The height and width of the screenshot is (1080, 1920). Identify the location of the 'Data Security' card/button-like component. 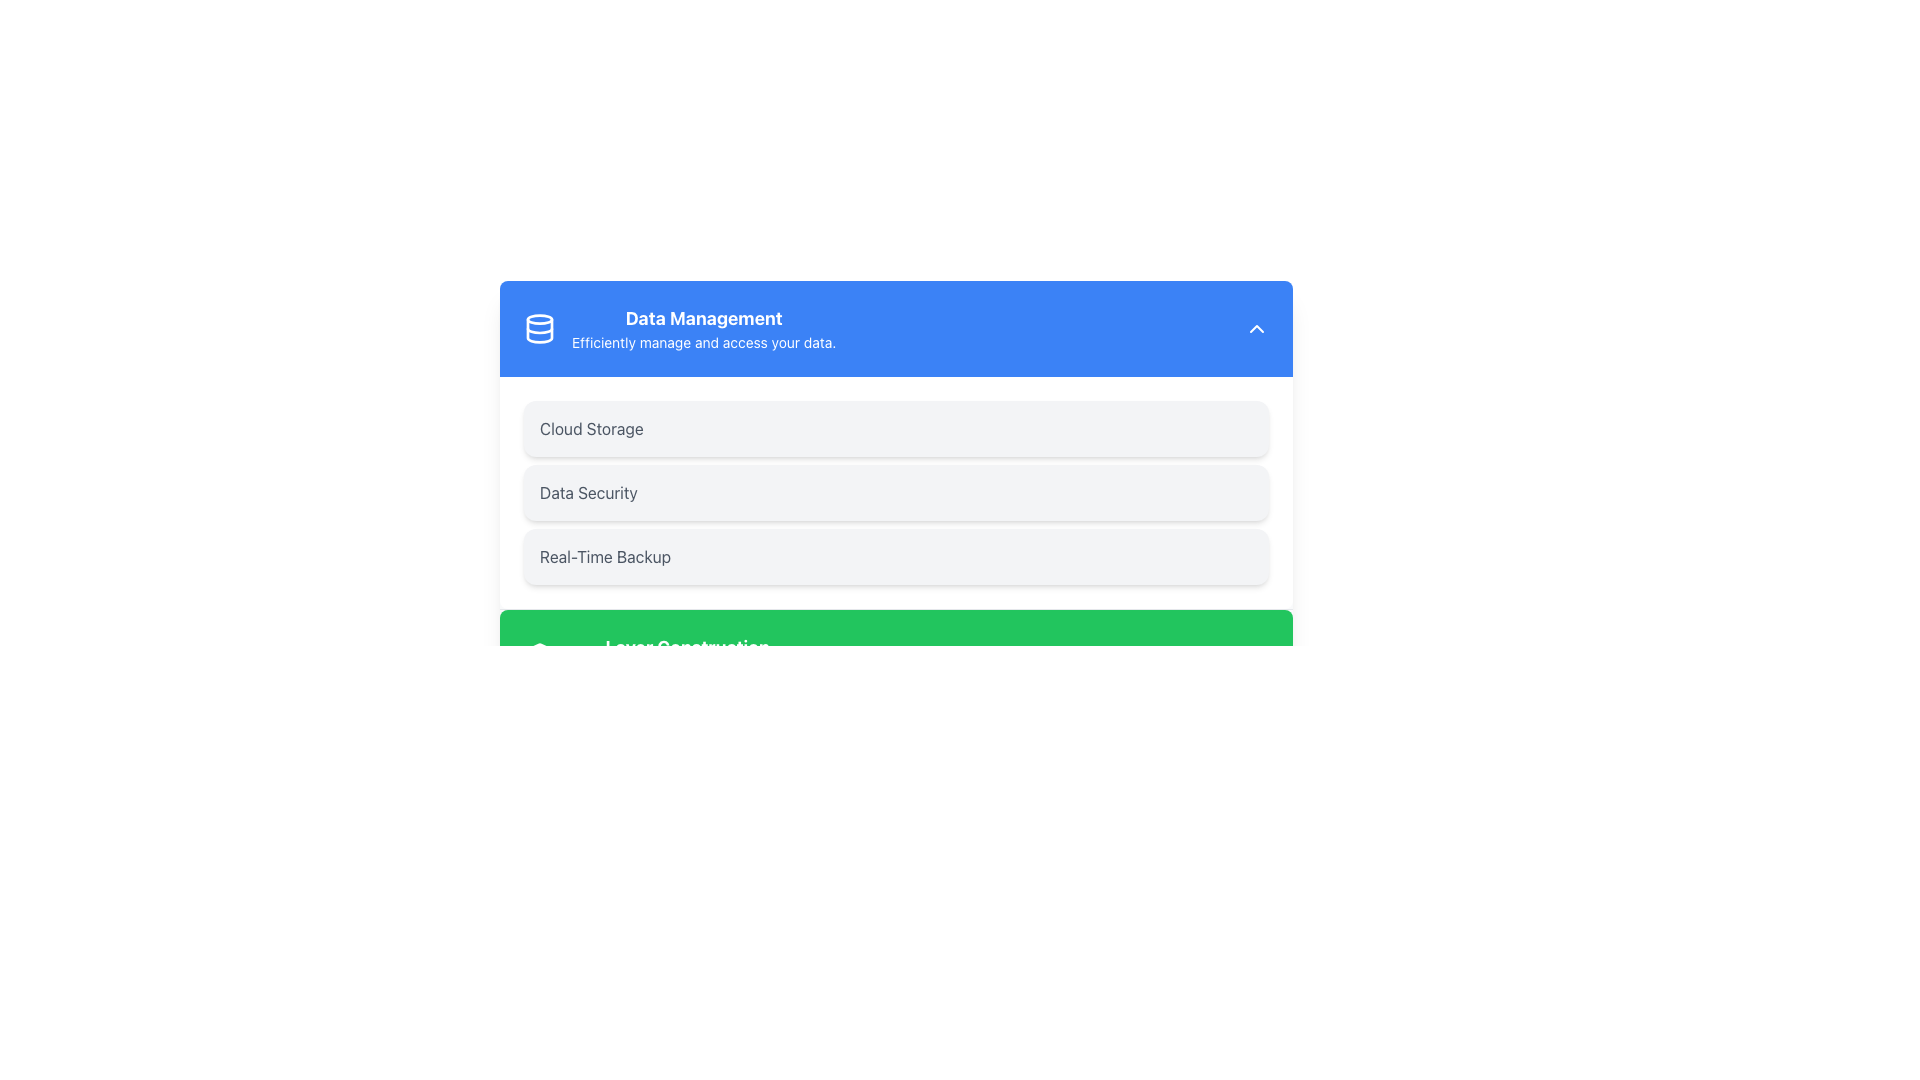
(895, 493).